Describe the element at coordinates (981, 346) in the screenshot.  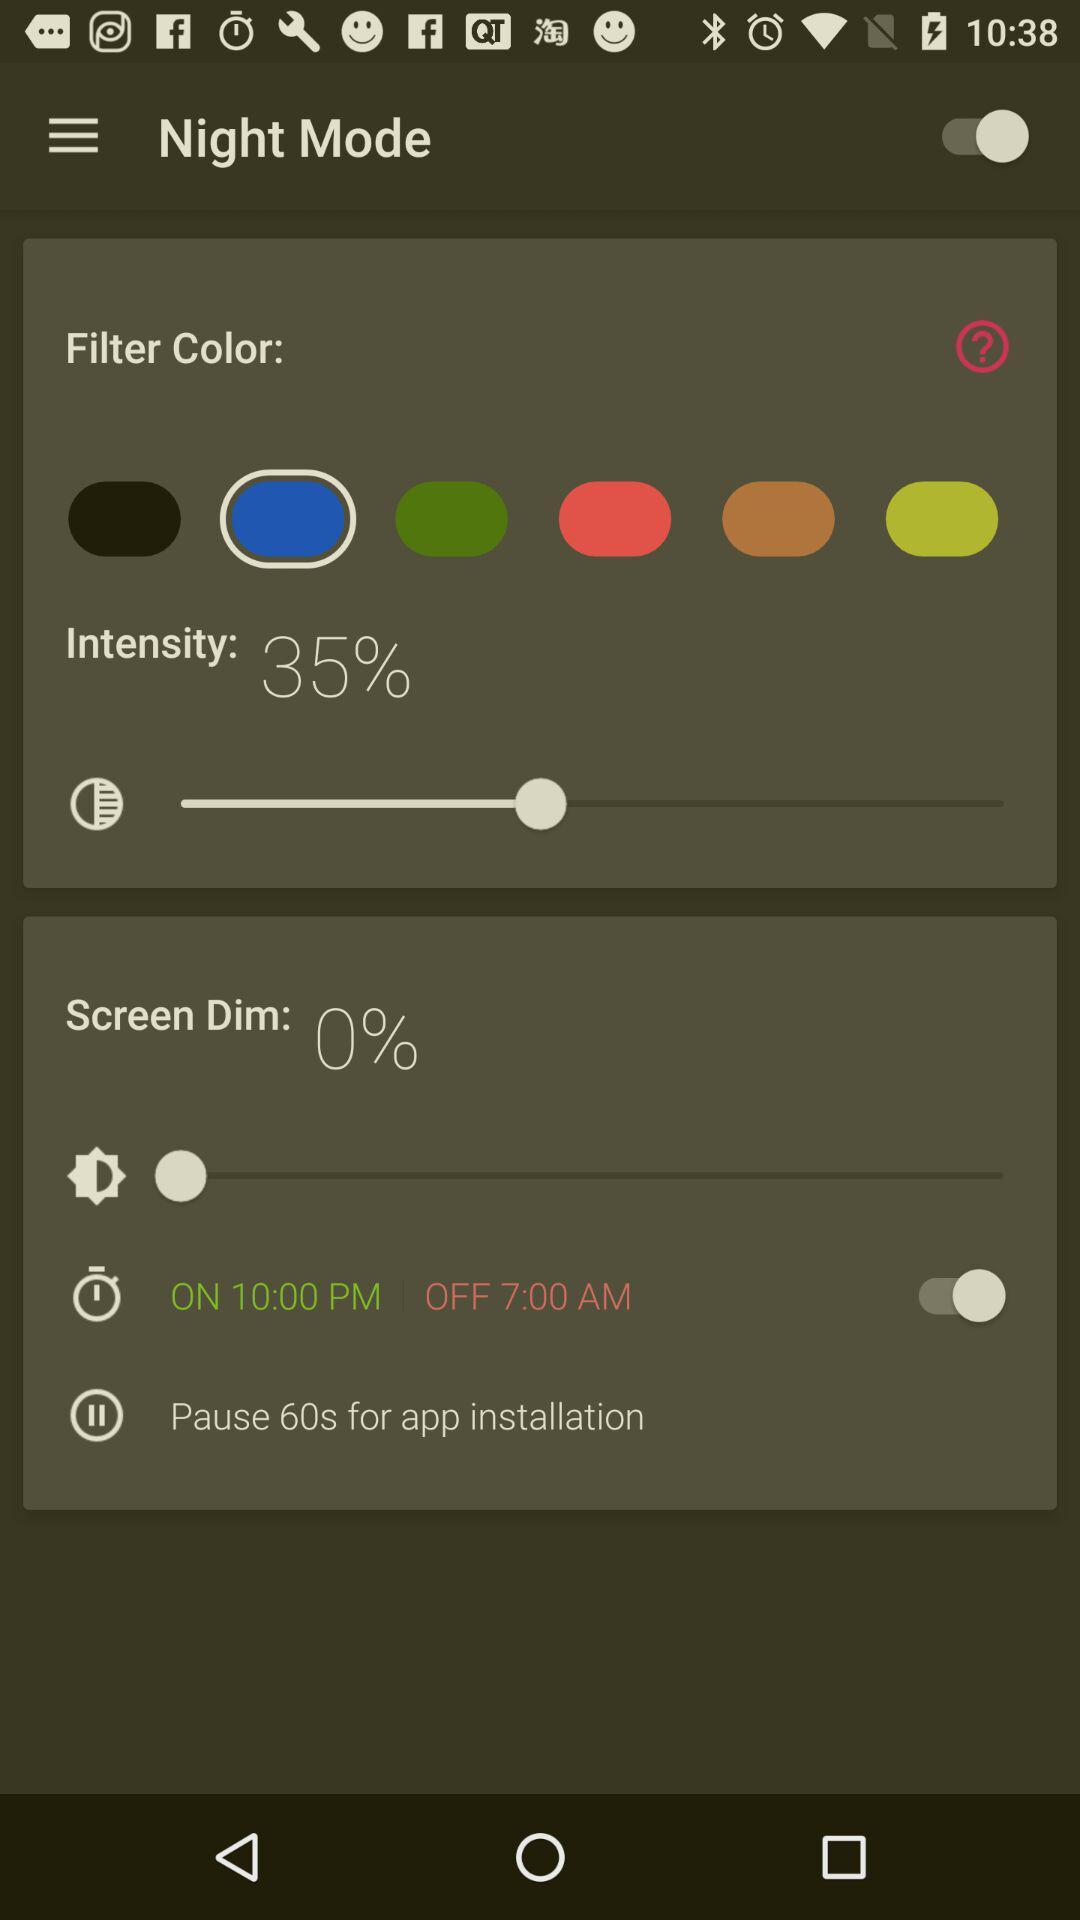
I see `item next to the filter color: icon` at that location.